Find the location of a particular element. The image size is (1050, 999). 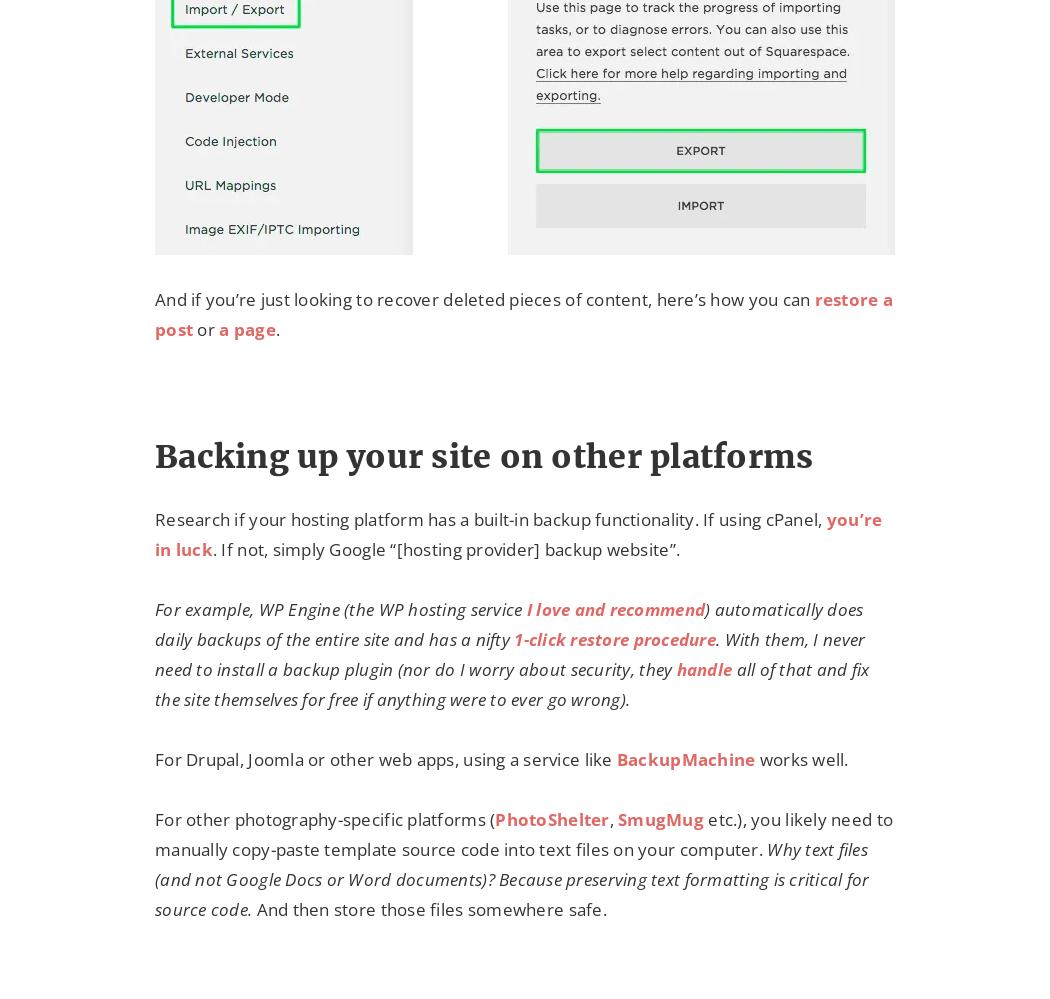

'or' is located at coordinates (205, 327).